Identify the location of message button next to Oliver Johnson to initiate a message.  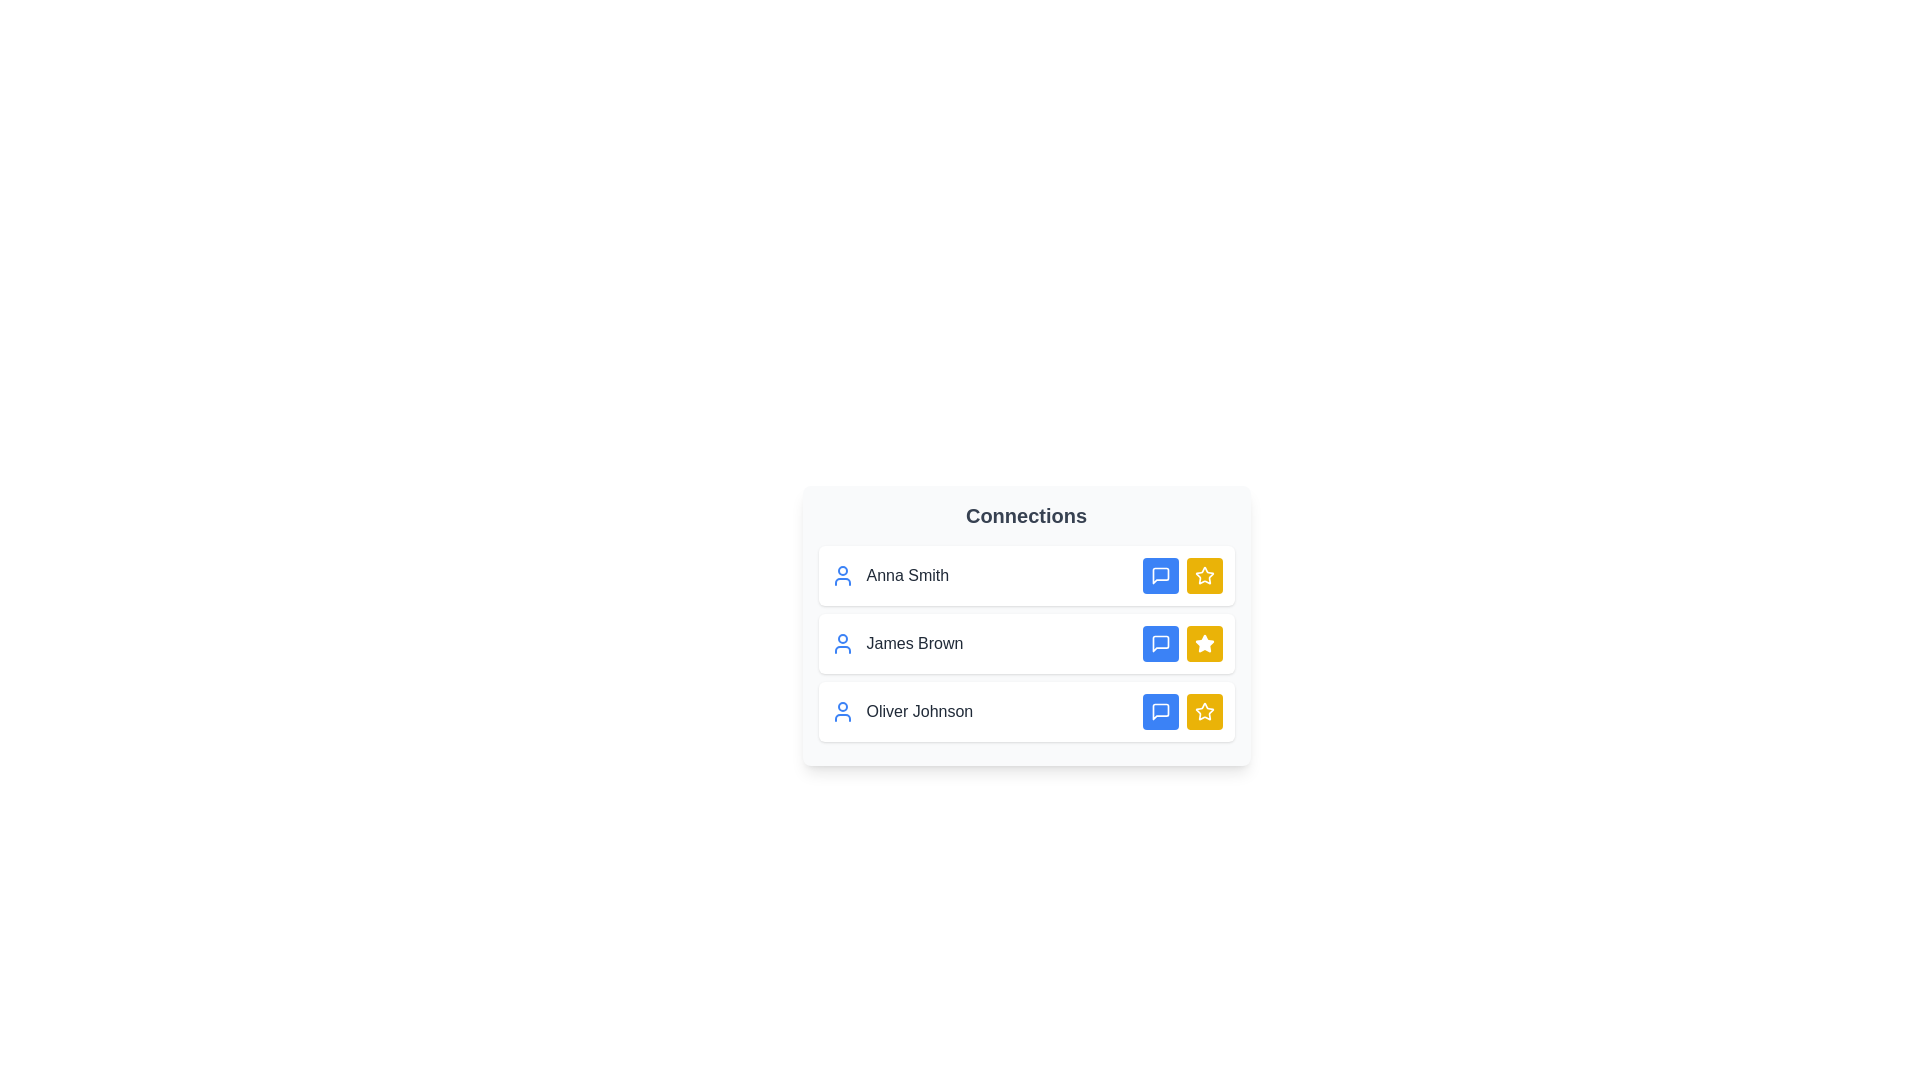
(1160, 711).